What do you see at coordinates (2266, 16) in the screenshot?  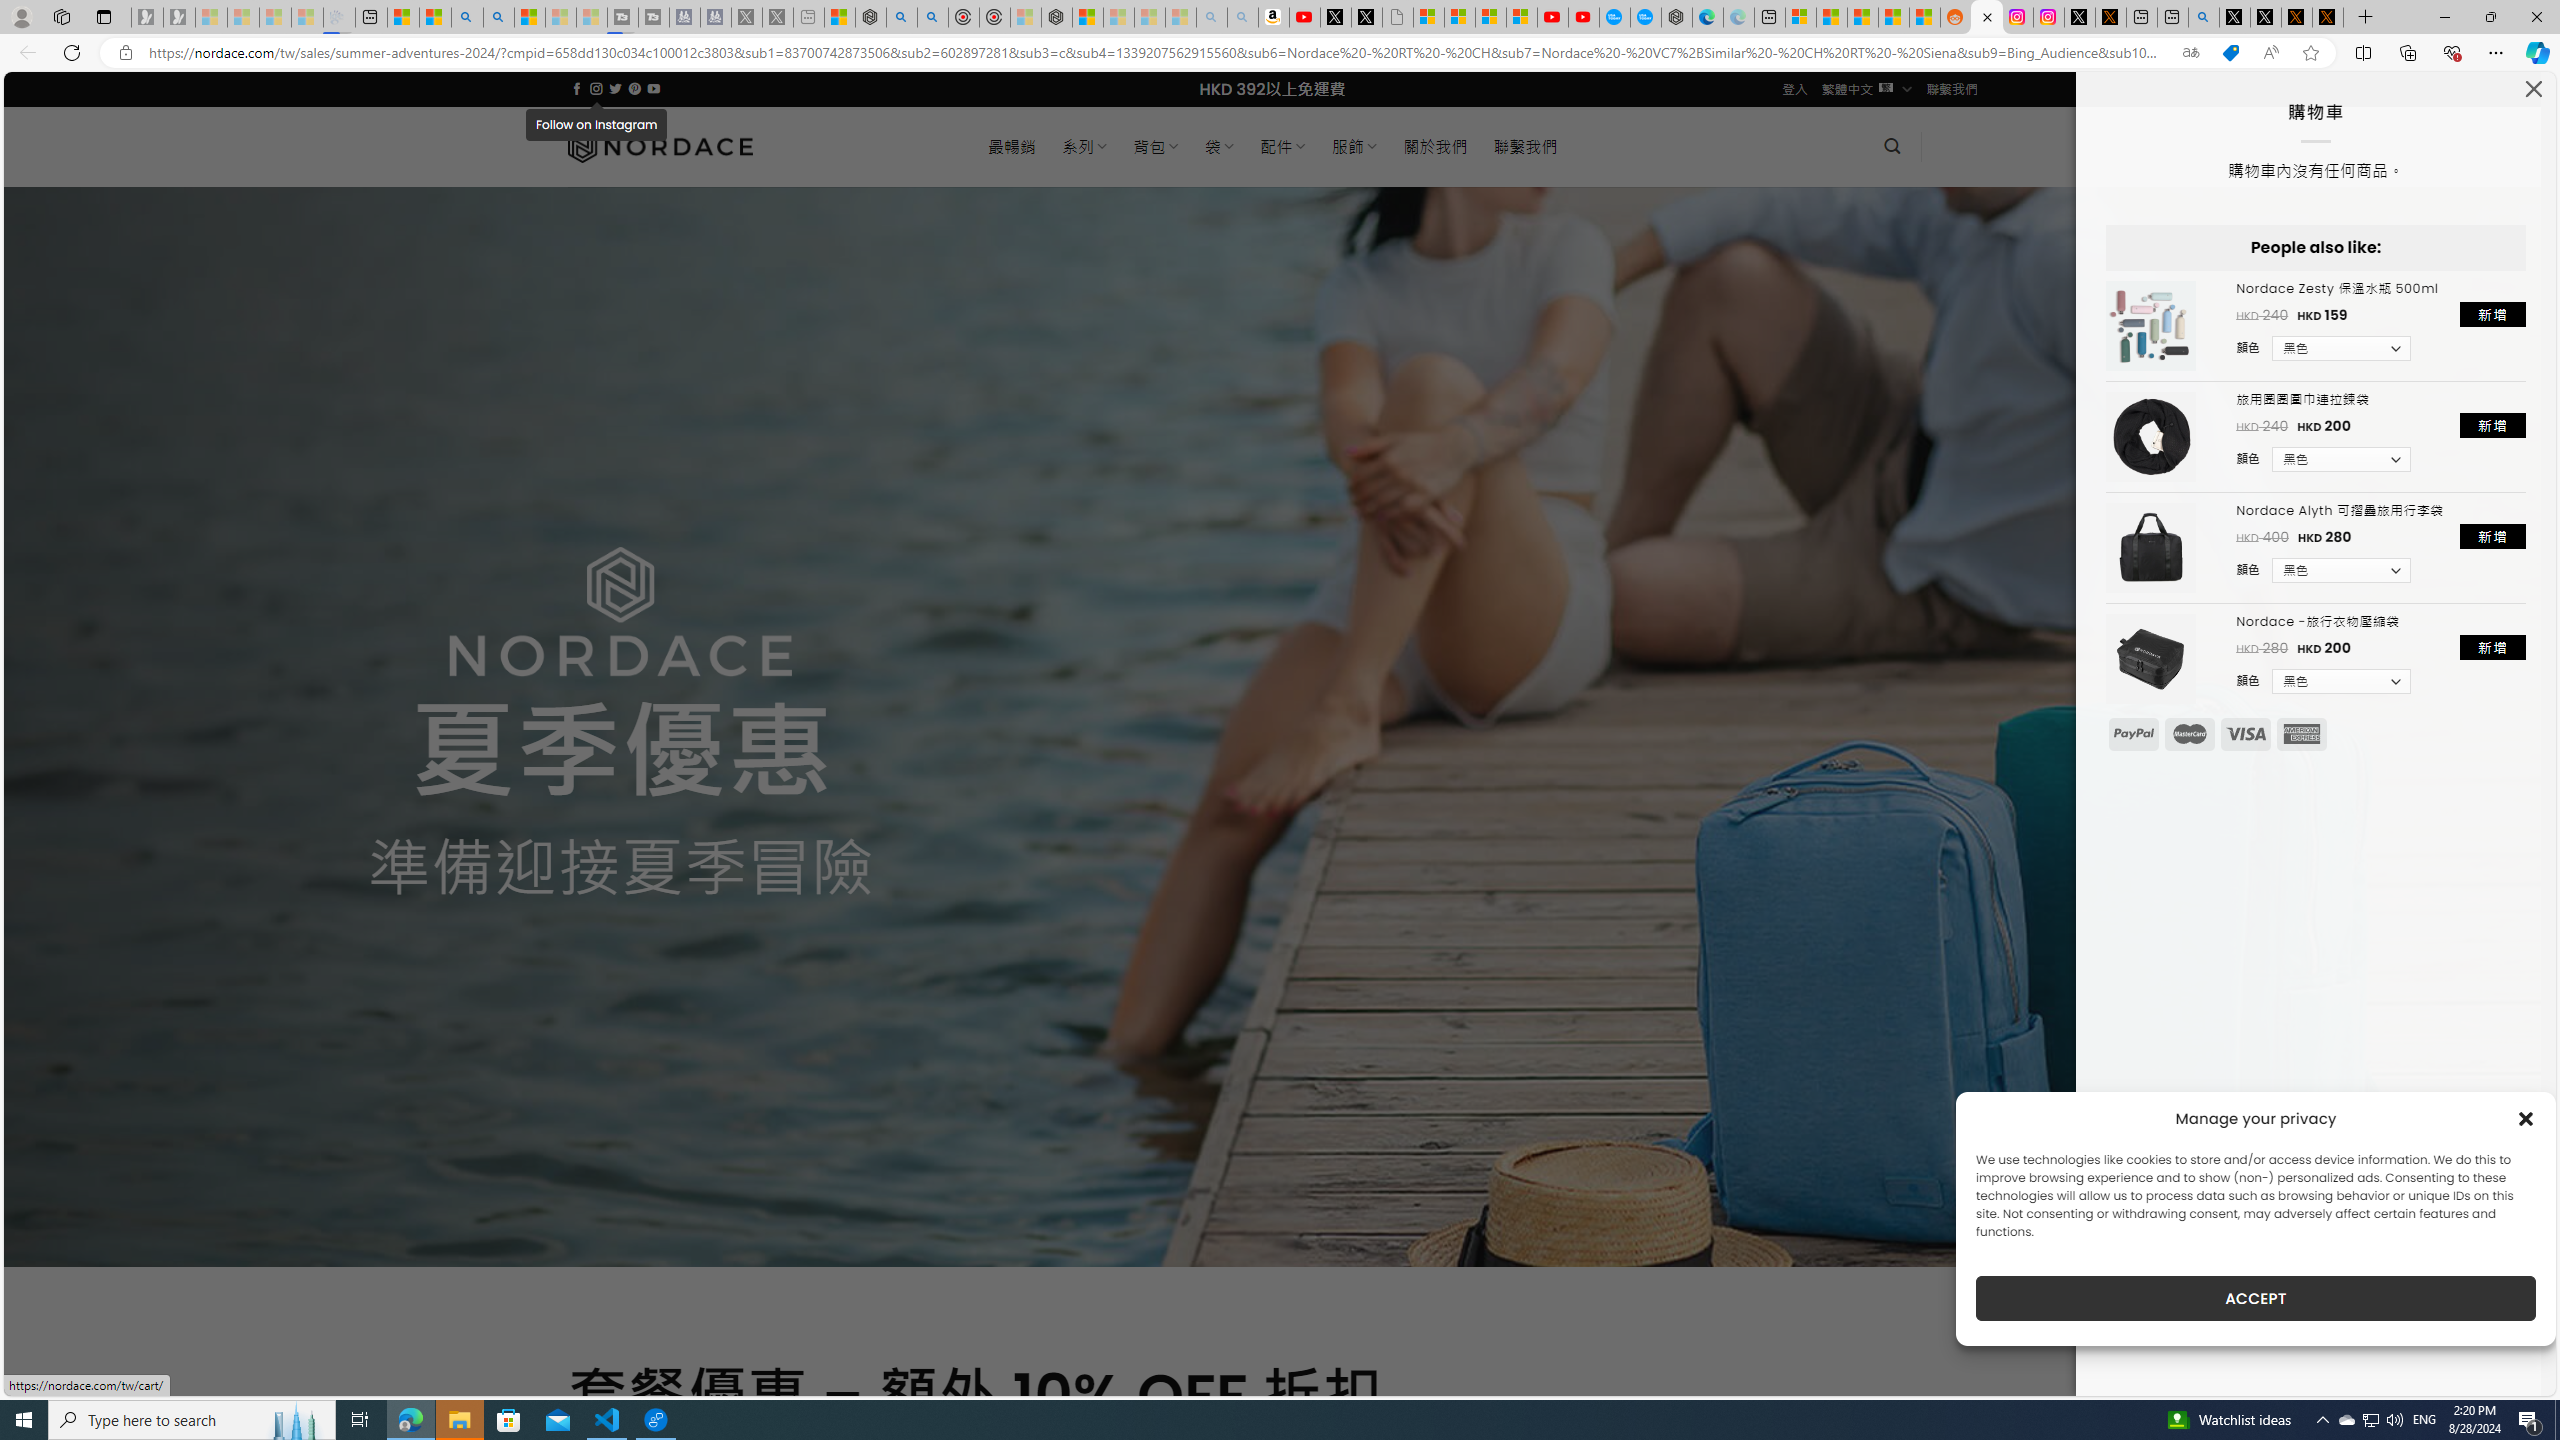 I see `'GitHub (@github) / X'` at bounding box center [2266, 16].